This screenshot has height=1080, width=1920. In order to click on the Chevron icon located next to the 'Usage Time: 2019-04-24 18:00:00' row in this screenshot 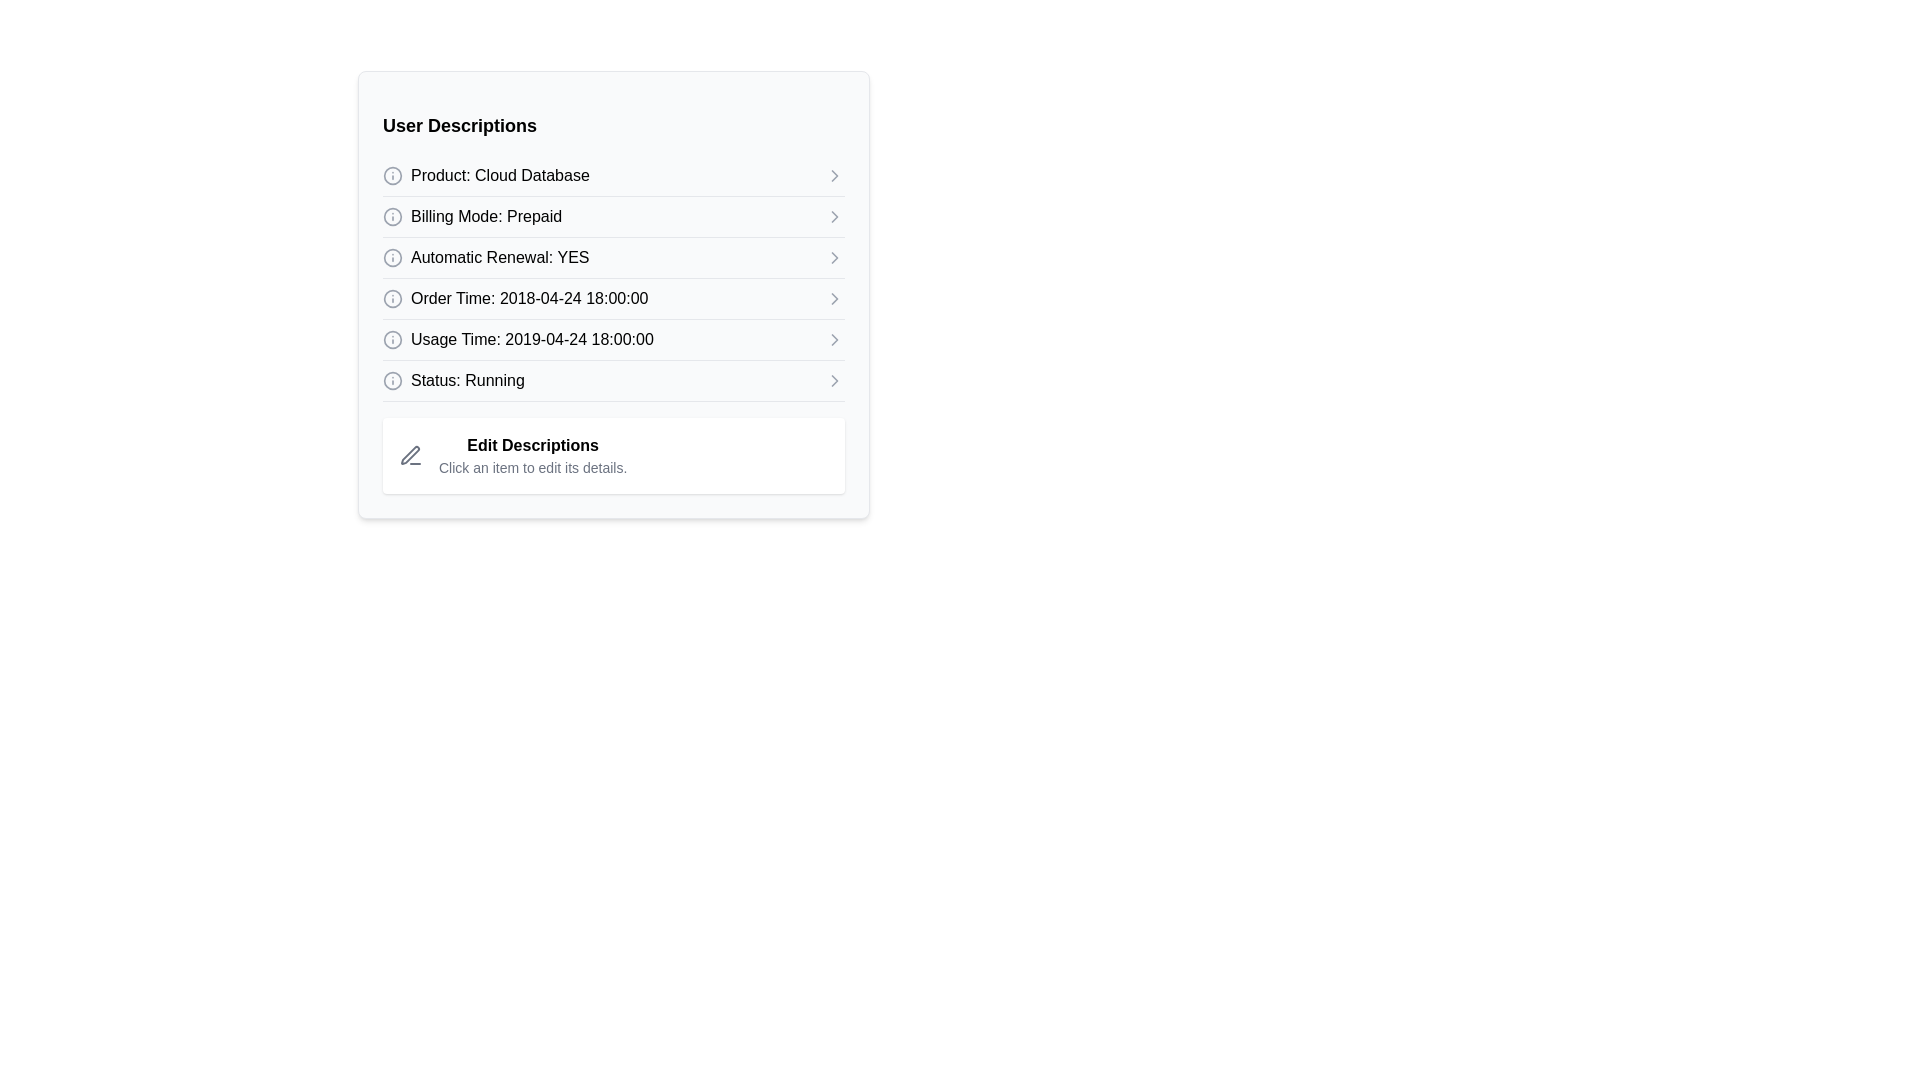, I will do `click(835, 338)`.